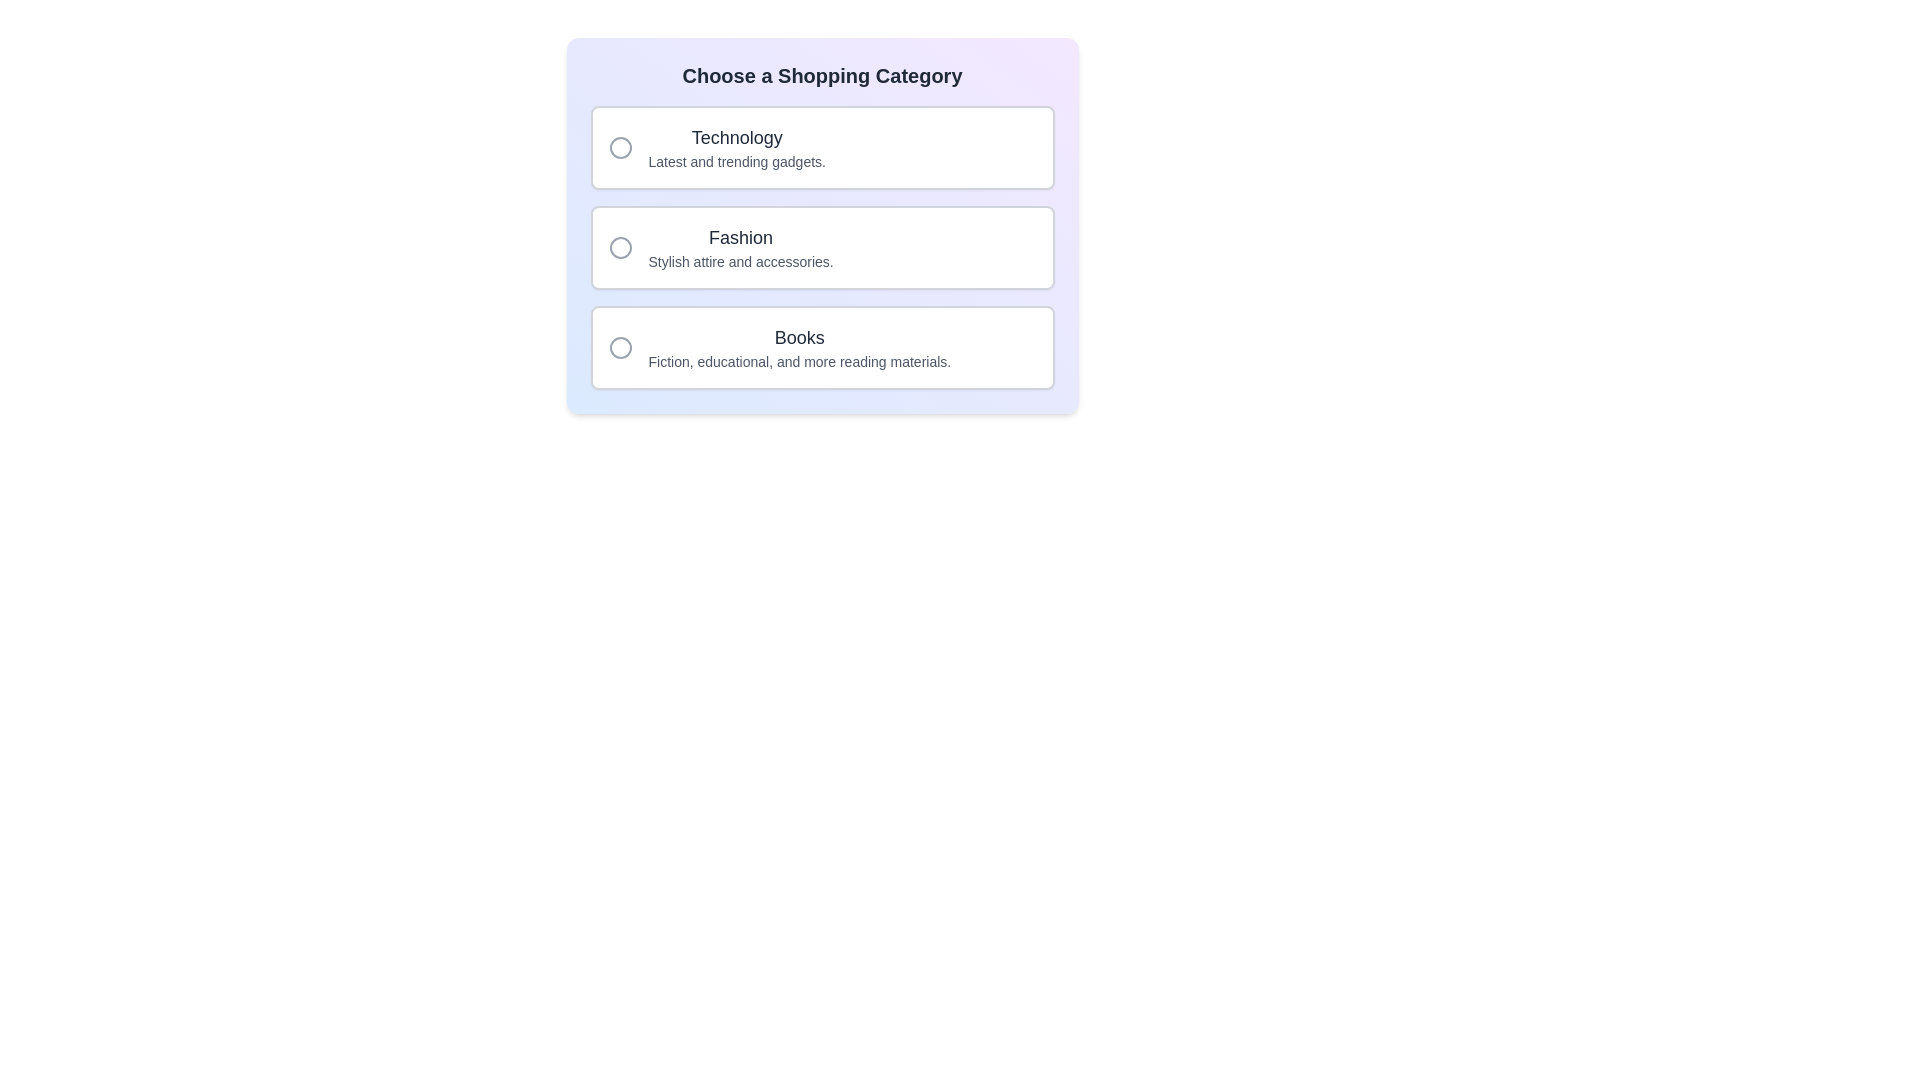 The image size is (1920, 1080). What do you see at coordinates (740, 261) in the screenshot?
I see `the descriptive text element that provides information about the 'Fashion' category, which is the second line of text beneath the title 'Fashion'` at bounding box center [740, 261].